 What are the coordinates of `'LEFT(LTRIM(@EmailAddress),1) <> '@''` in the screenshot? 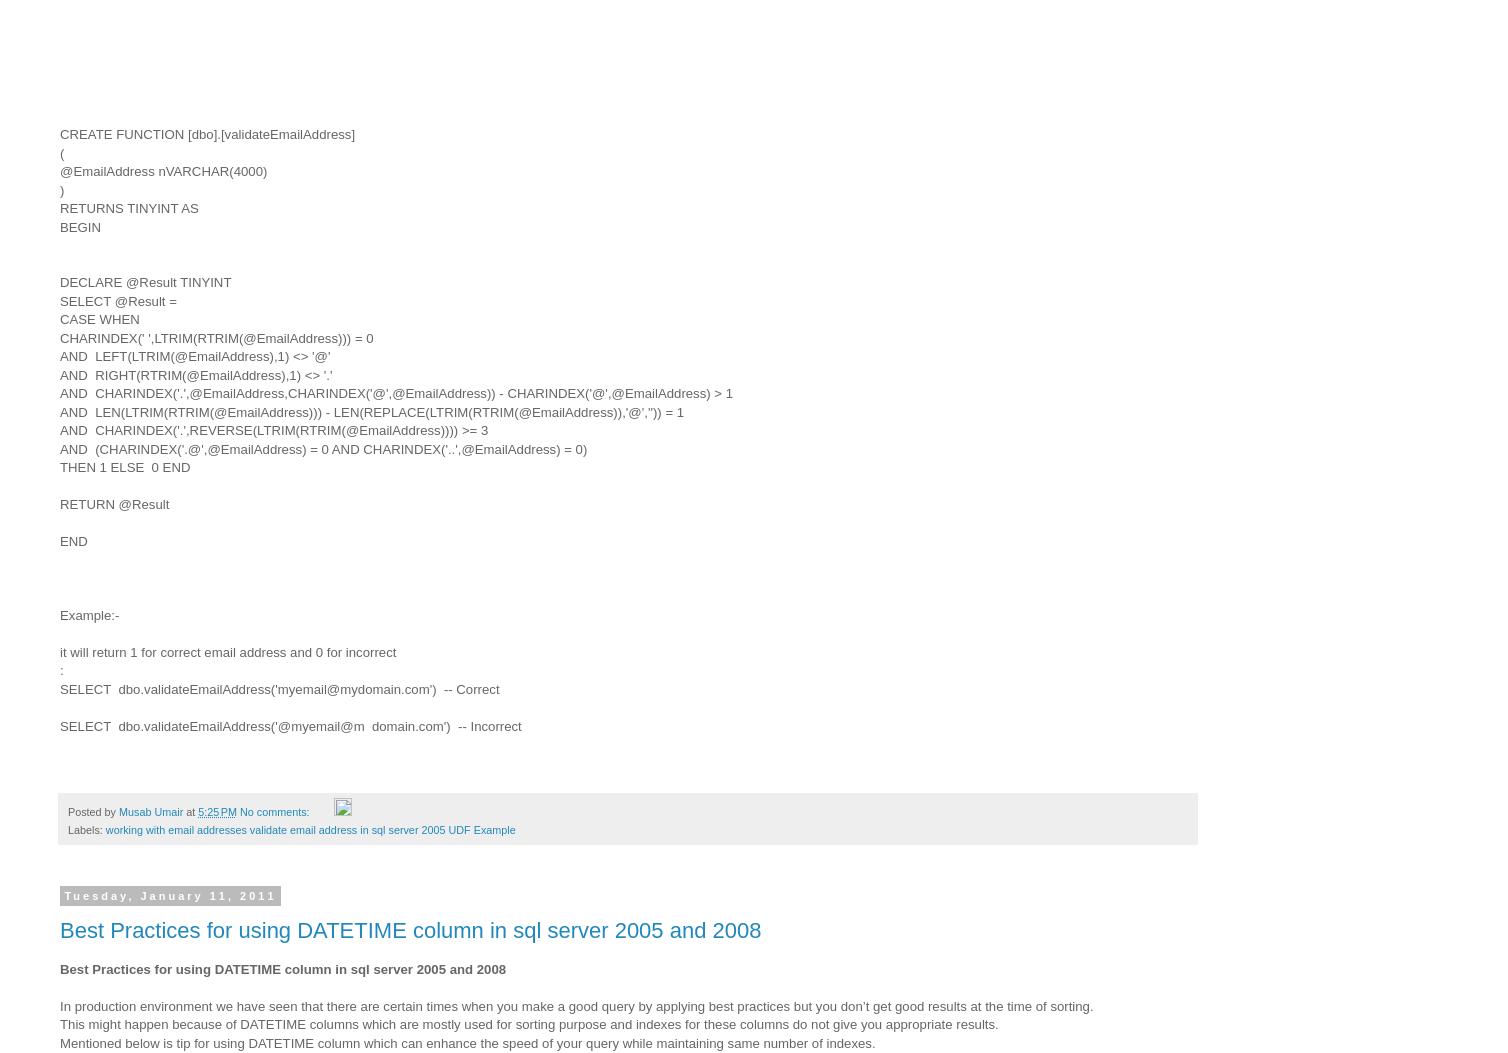 It's located at (211, 355).